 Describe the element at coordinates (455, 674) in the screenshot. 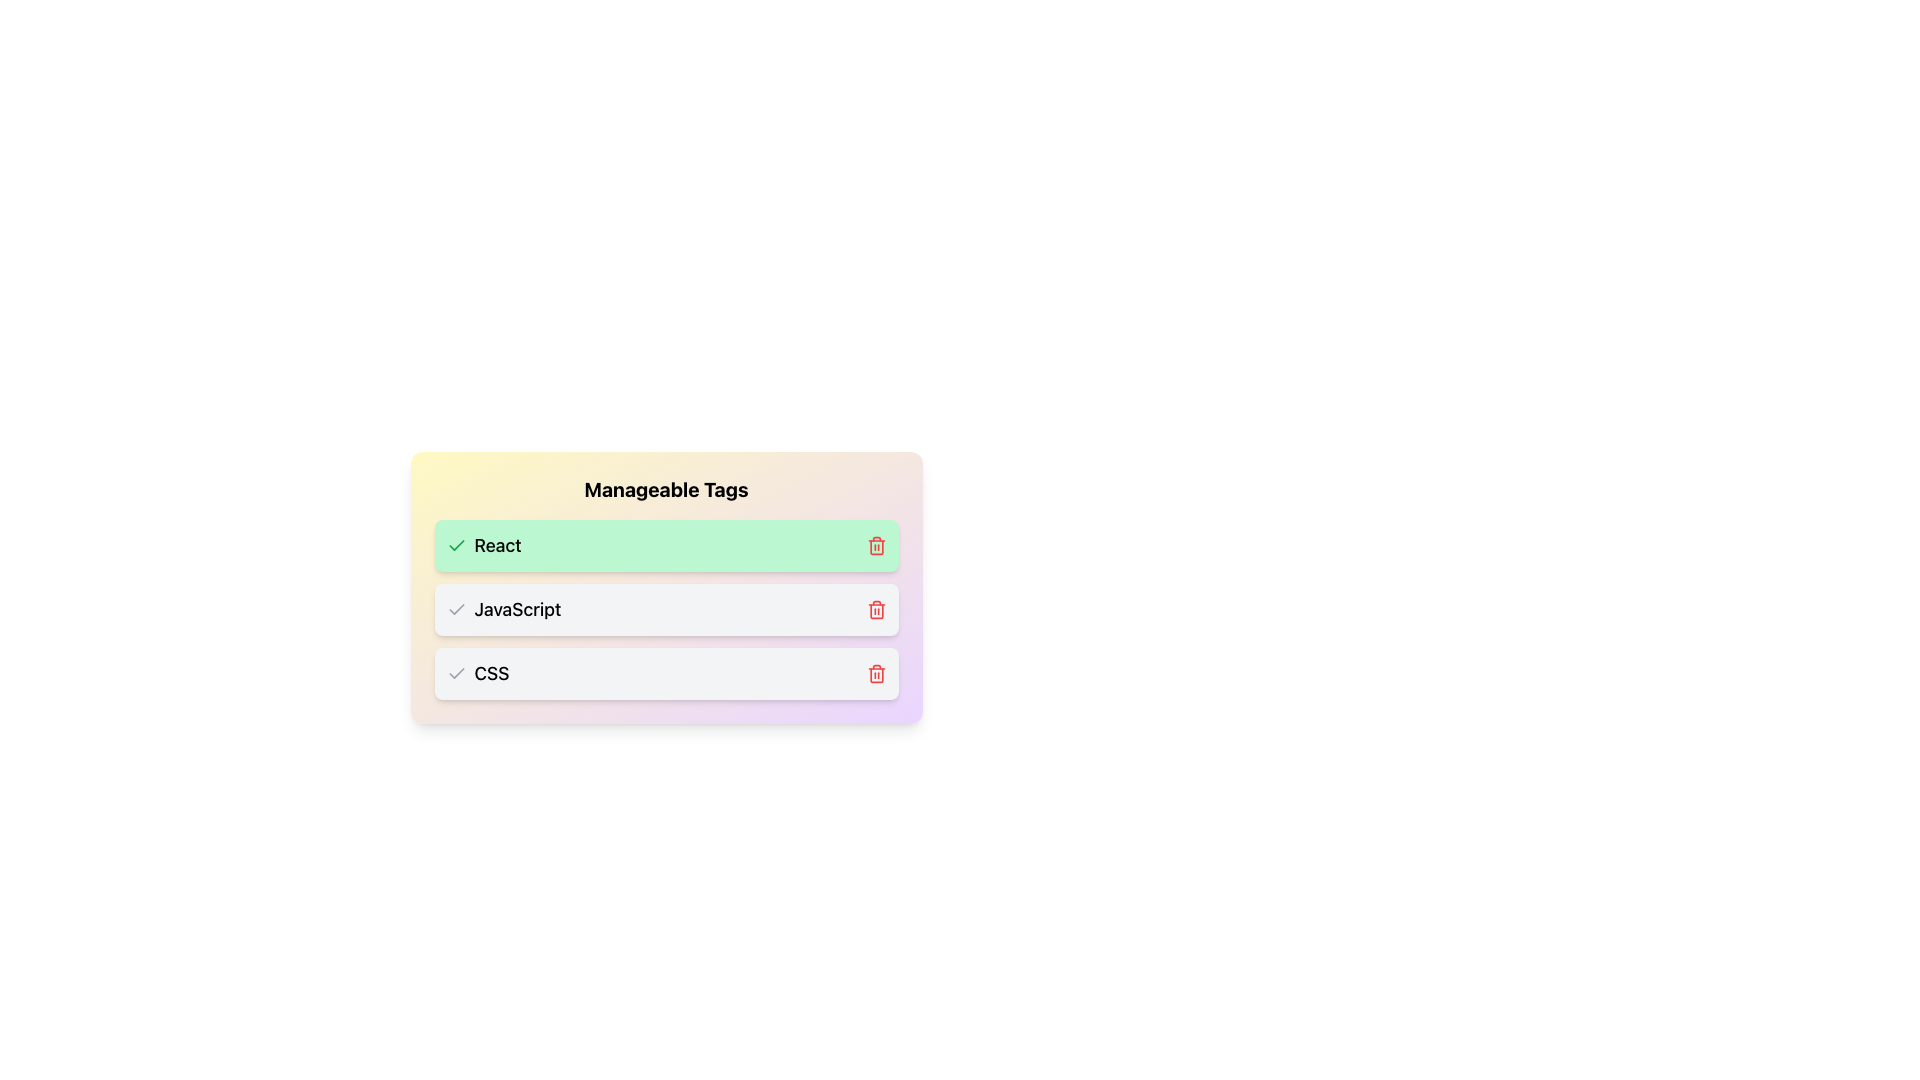

I see `the checkmark icon with a gray stroke located to the left of the 'CSS' text in the third list item of a vertically aligned group` at that location.